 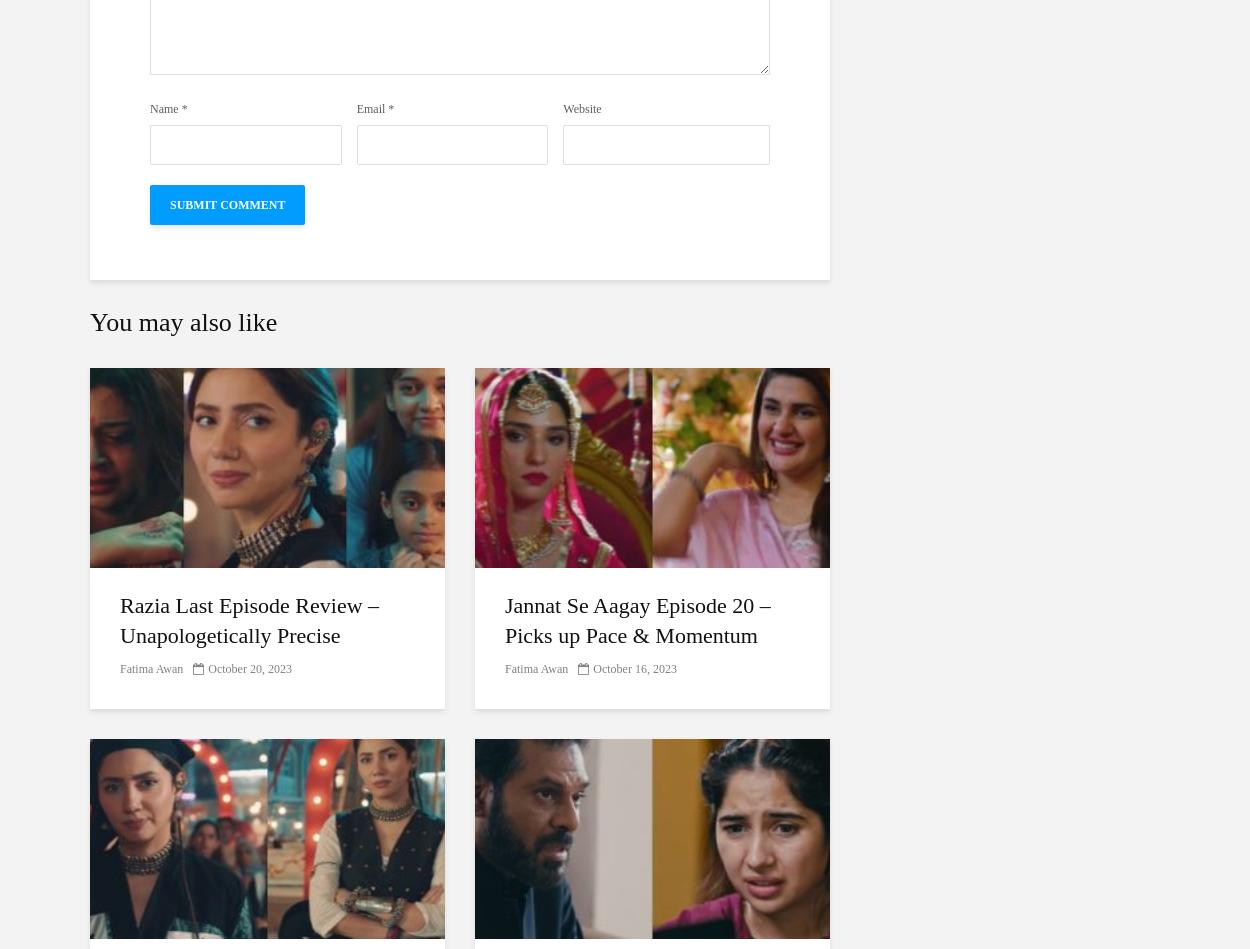 I want to click on 'Website', so click(x=581, y=109).